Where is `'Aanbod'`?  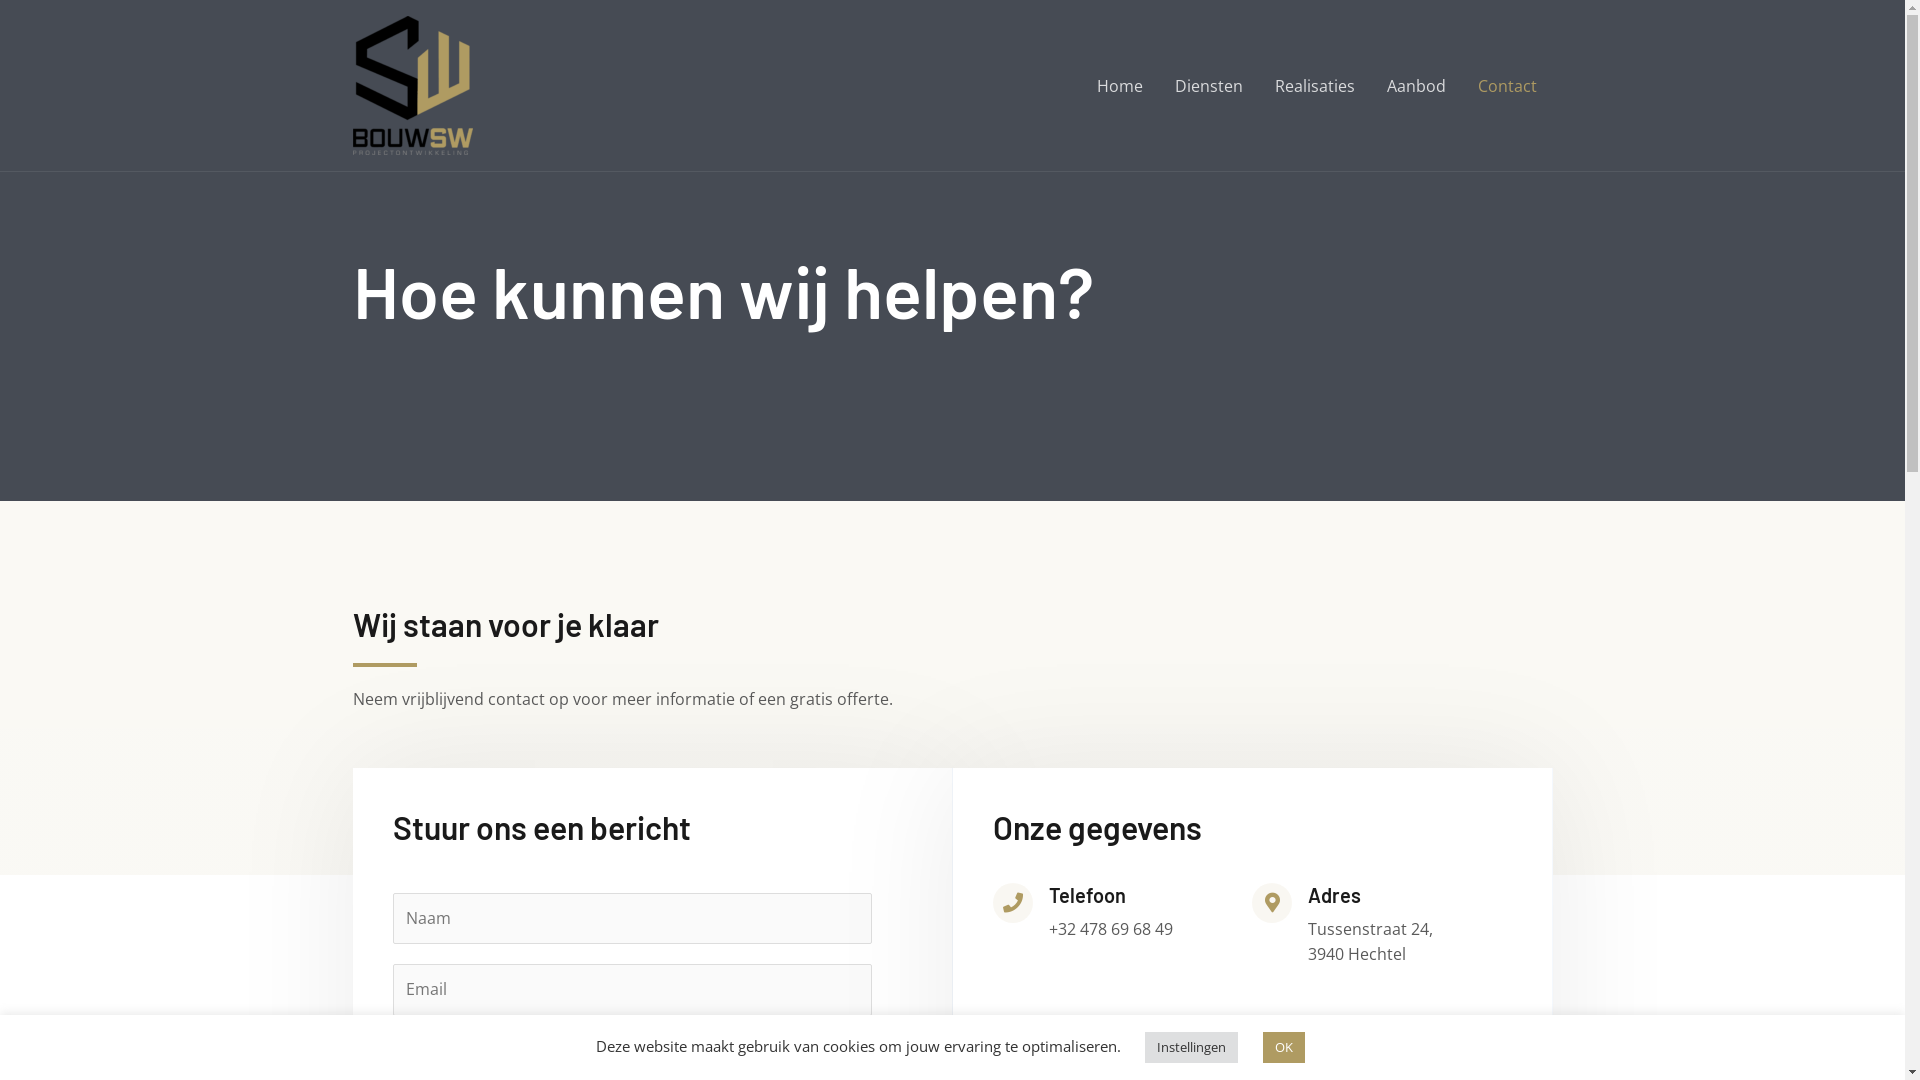 'Aanbod' is located at coordinates (1414, 83).